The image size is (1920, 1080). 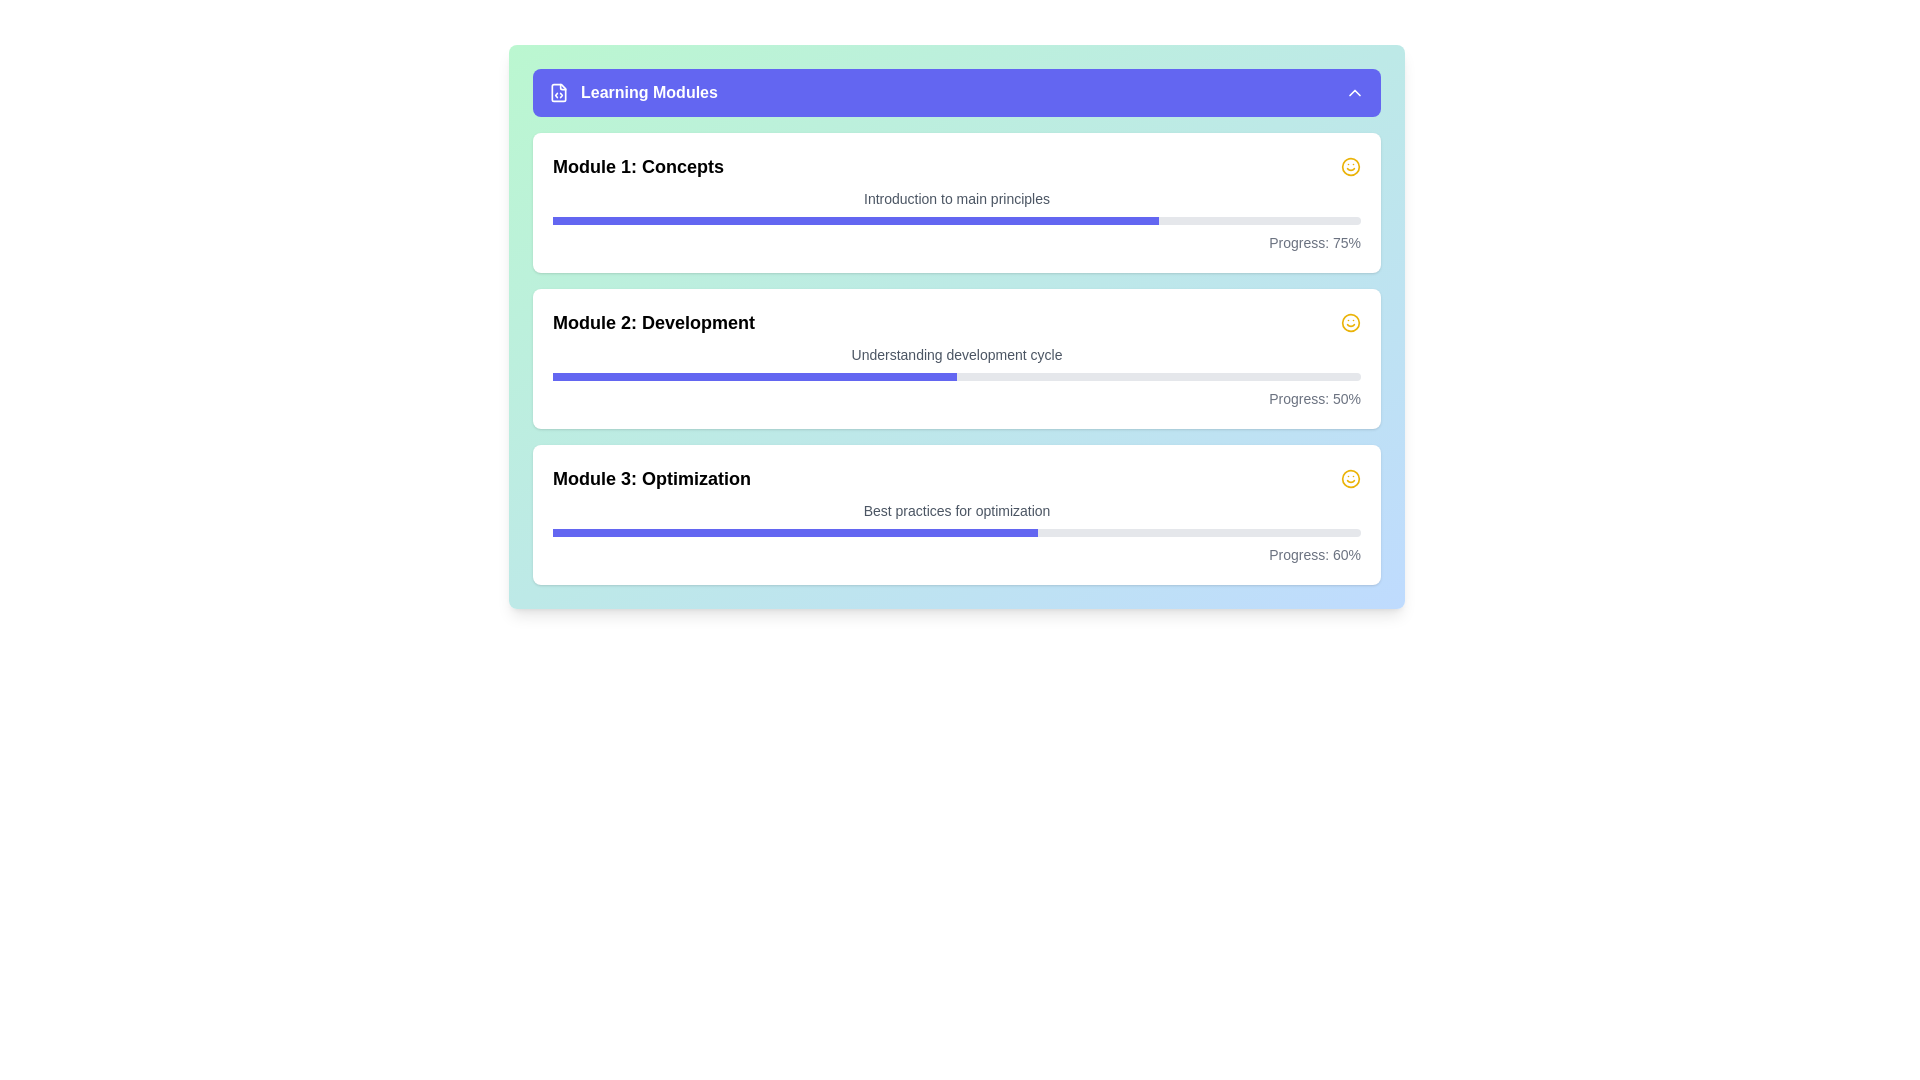 I want to click on the progress bar of the Informational card labeled 'Module 3: Optimization', which is located in the third position of the module list, so click(x=955, y=514).